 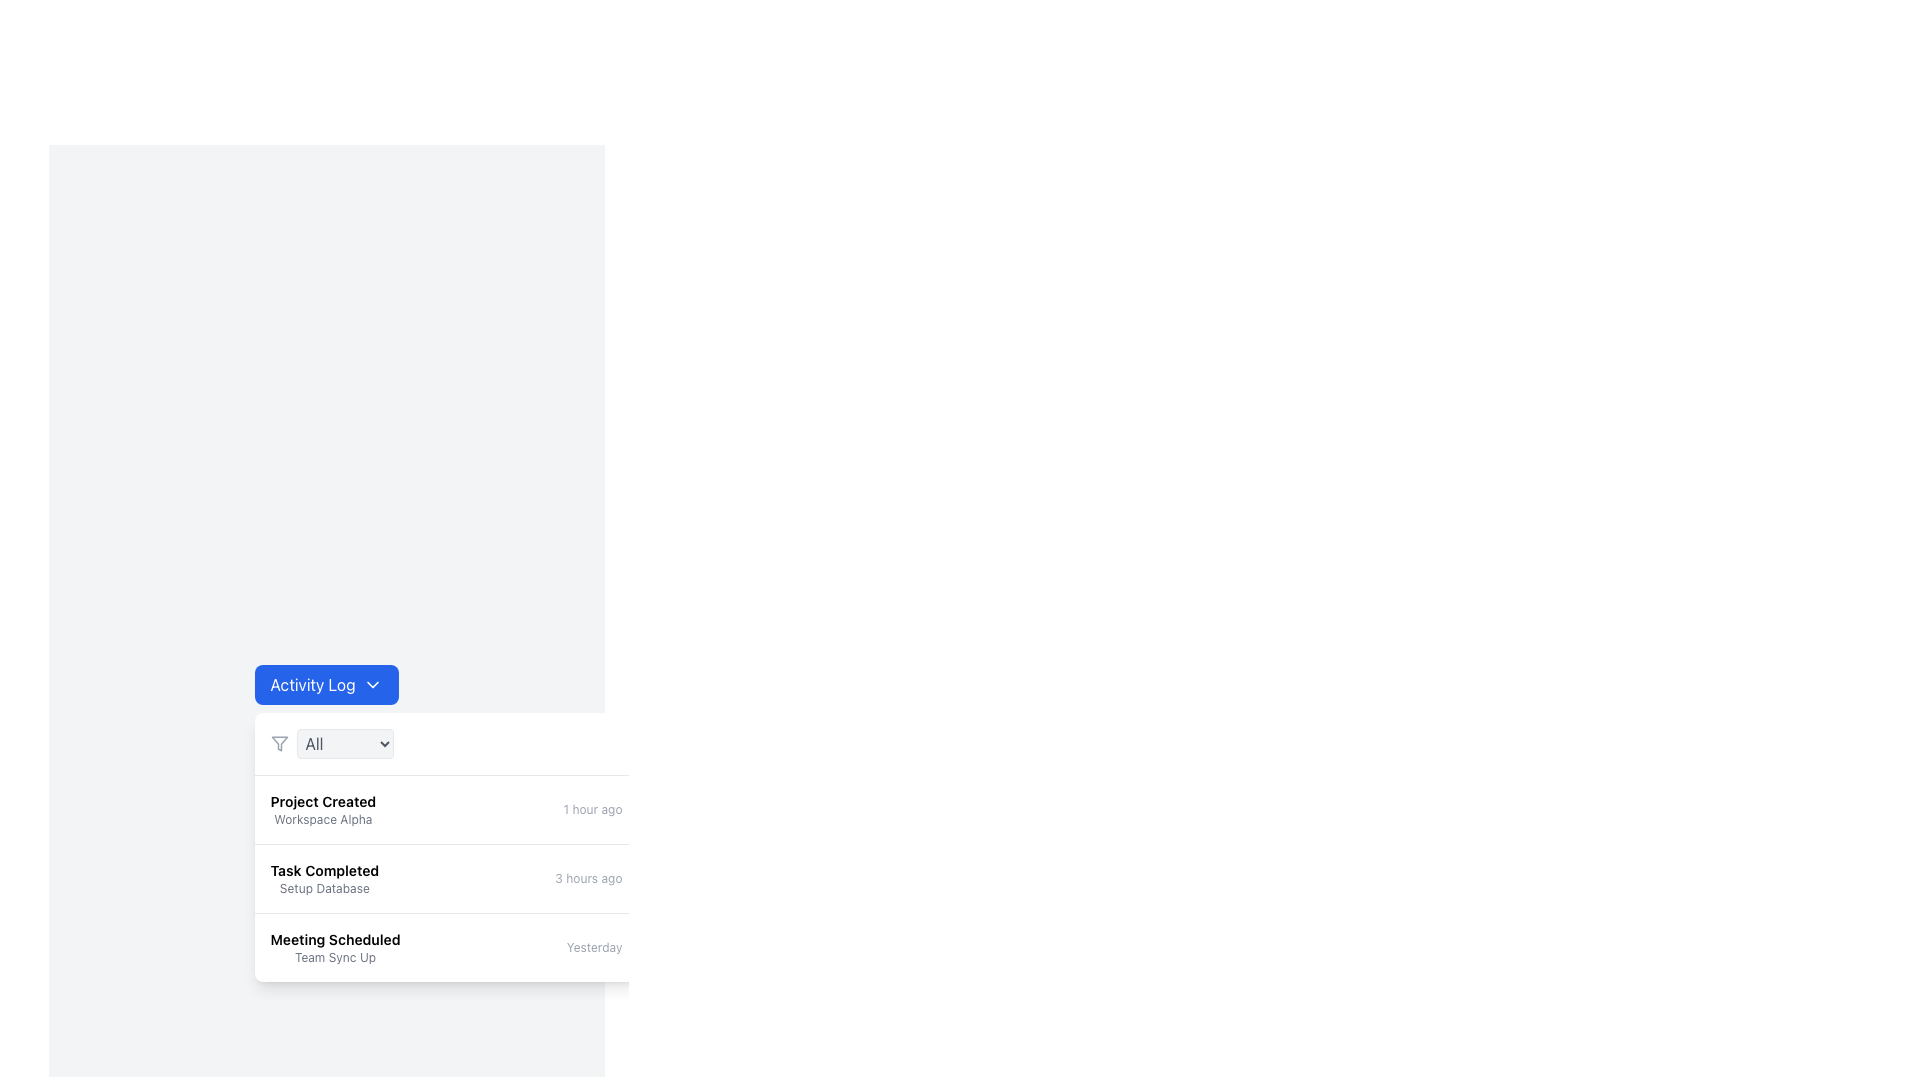 I want to click on the first activity log entry titled 'Project Created', which displays 'Workspace Alpha' below it and the time '1 hour ago' on the right, so click(x=445, y=810).